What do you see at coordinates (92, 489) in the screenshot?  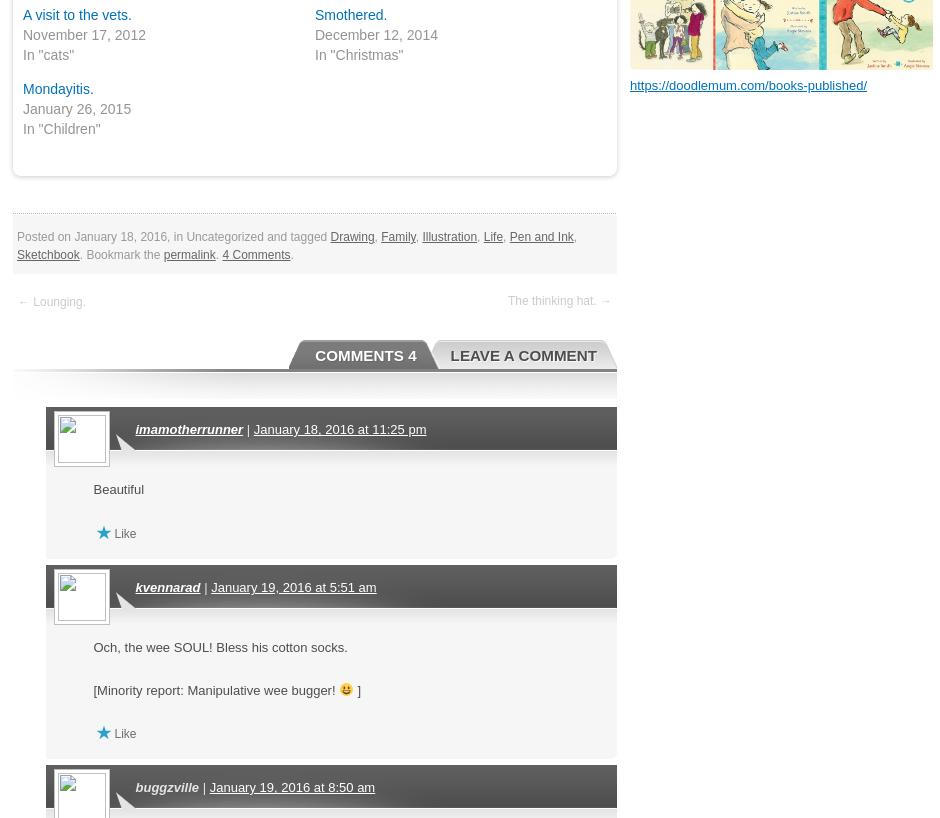 I see `'Beautiful'` at bounding box center [92, 489].